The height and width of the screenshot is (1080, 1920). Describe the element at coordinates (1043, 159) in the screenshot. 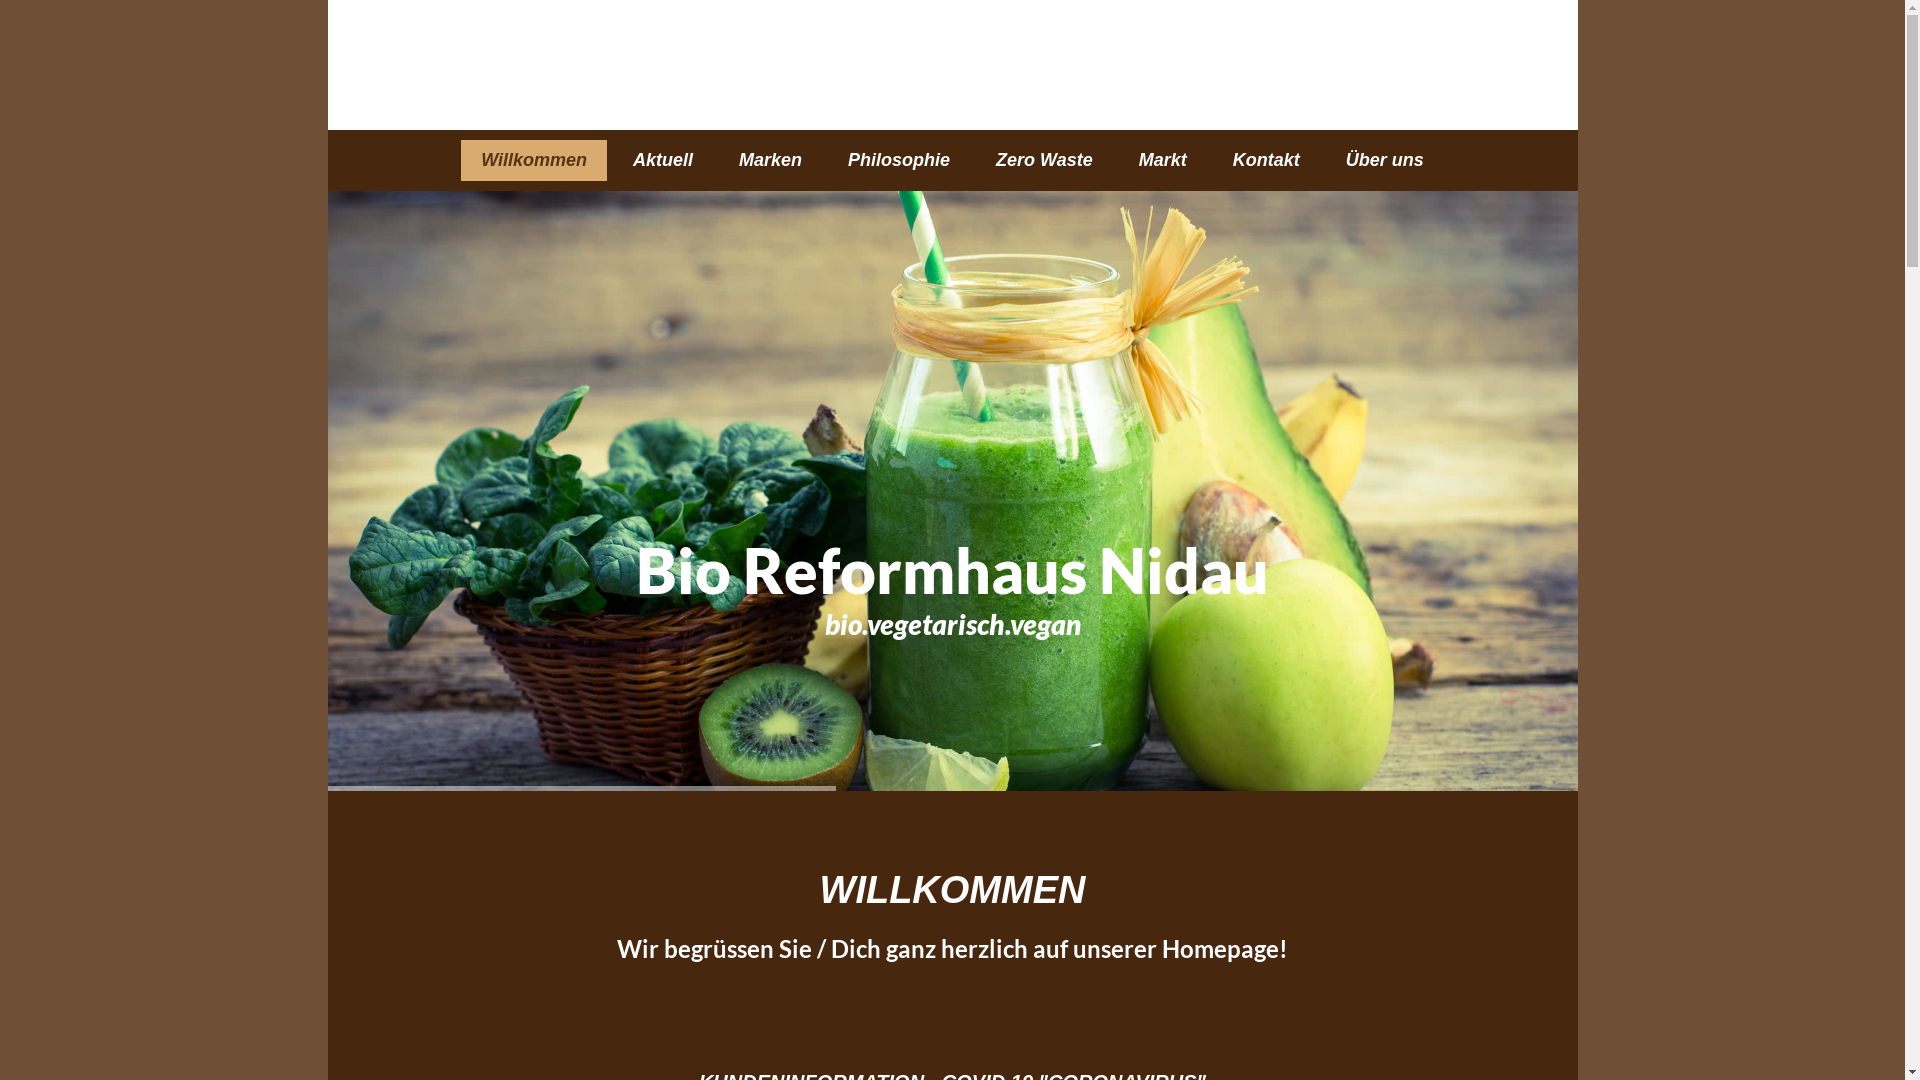

I see `'Zero Waste'` at that location.